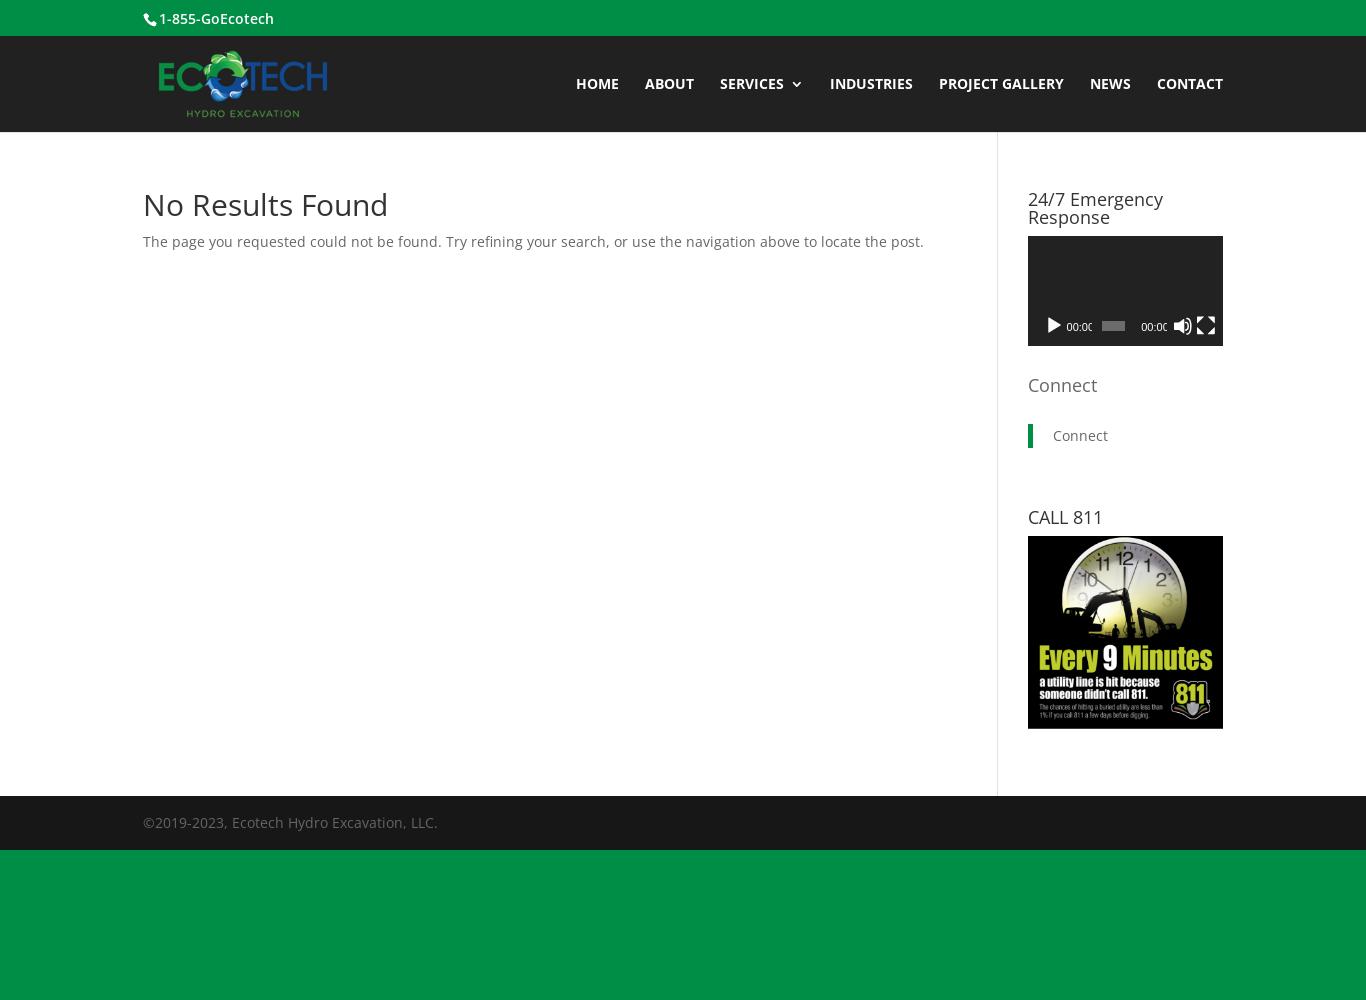 The width and height of the screenshot is (1366, 1000). I want to click on 'Disposal Services', so click(1067, 241).